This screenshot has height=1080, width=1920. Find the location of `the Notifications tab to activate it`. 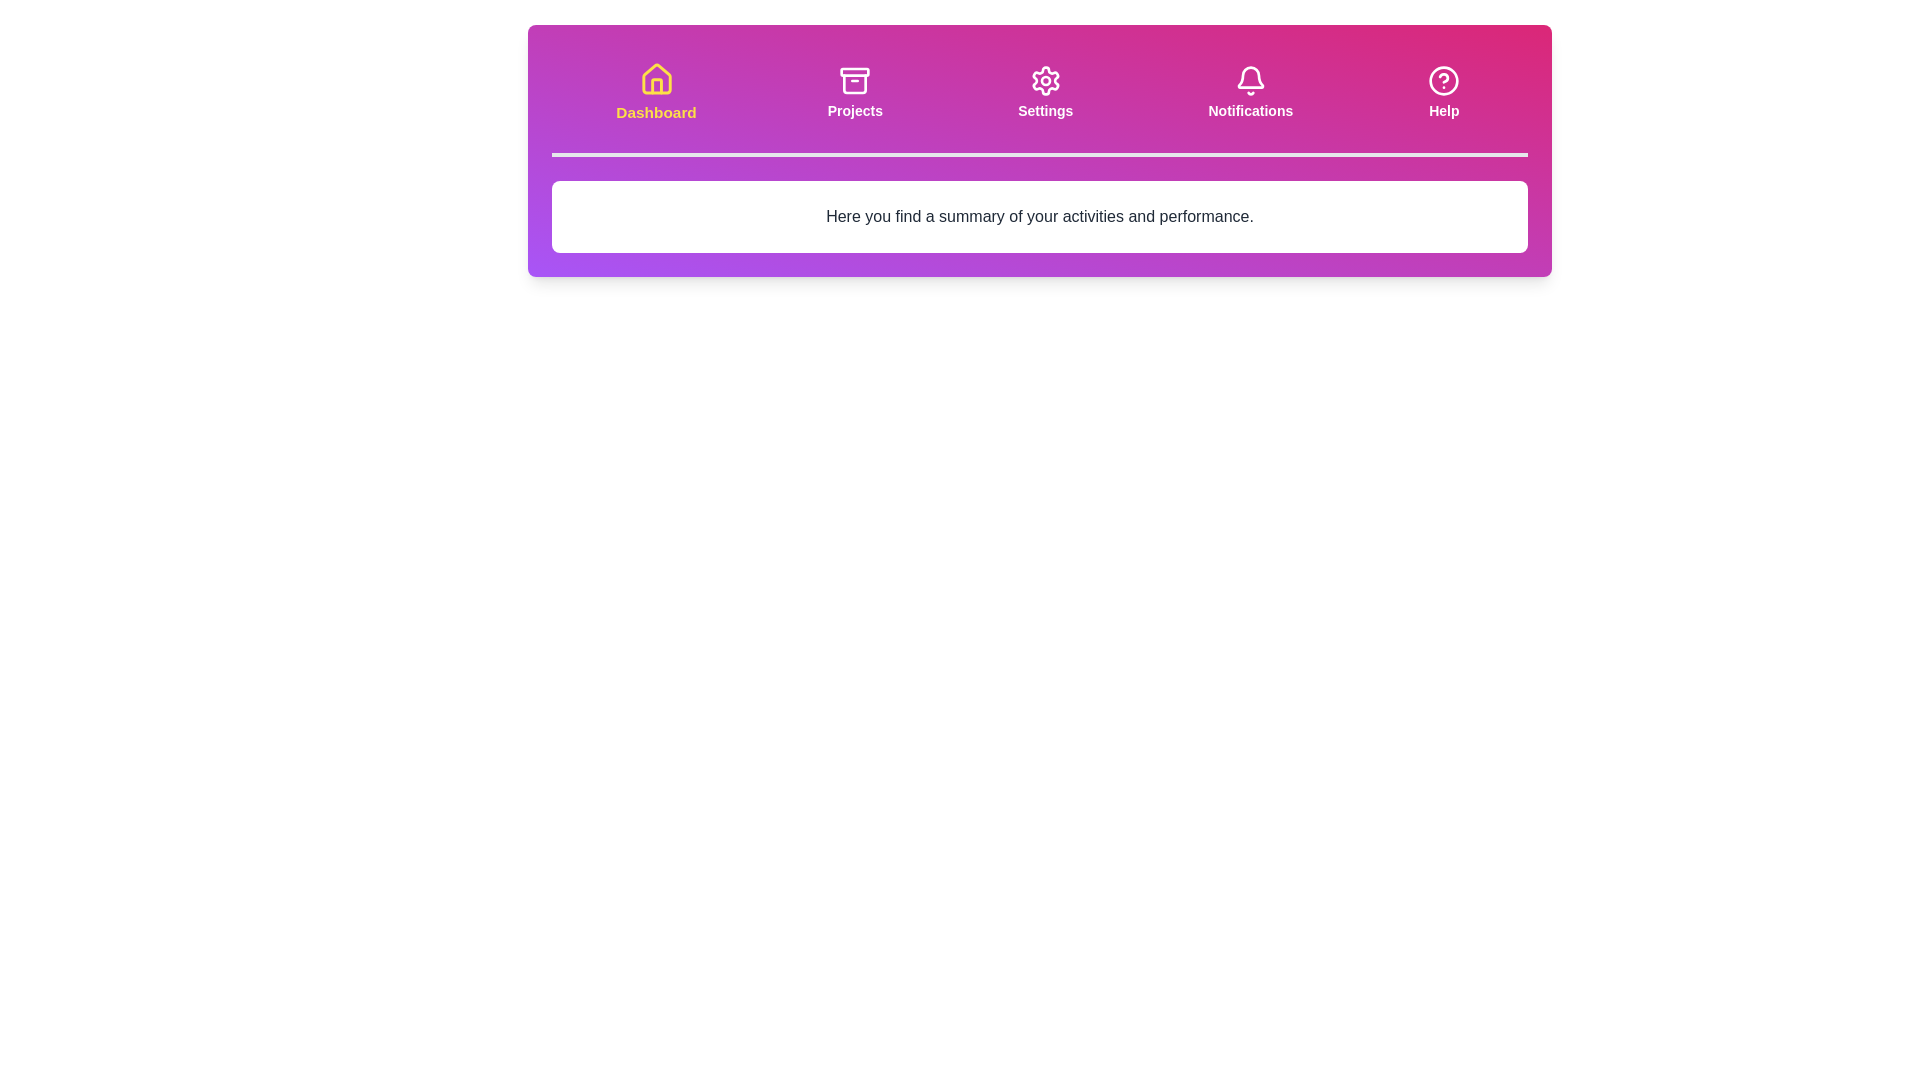

the Notifications tab to activate it is located at coordinates (1249, 92).